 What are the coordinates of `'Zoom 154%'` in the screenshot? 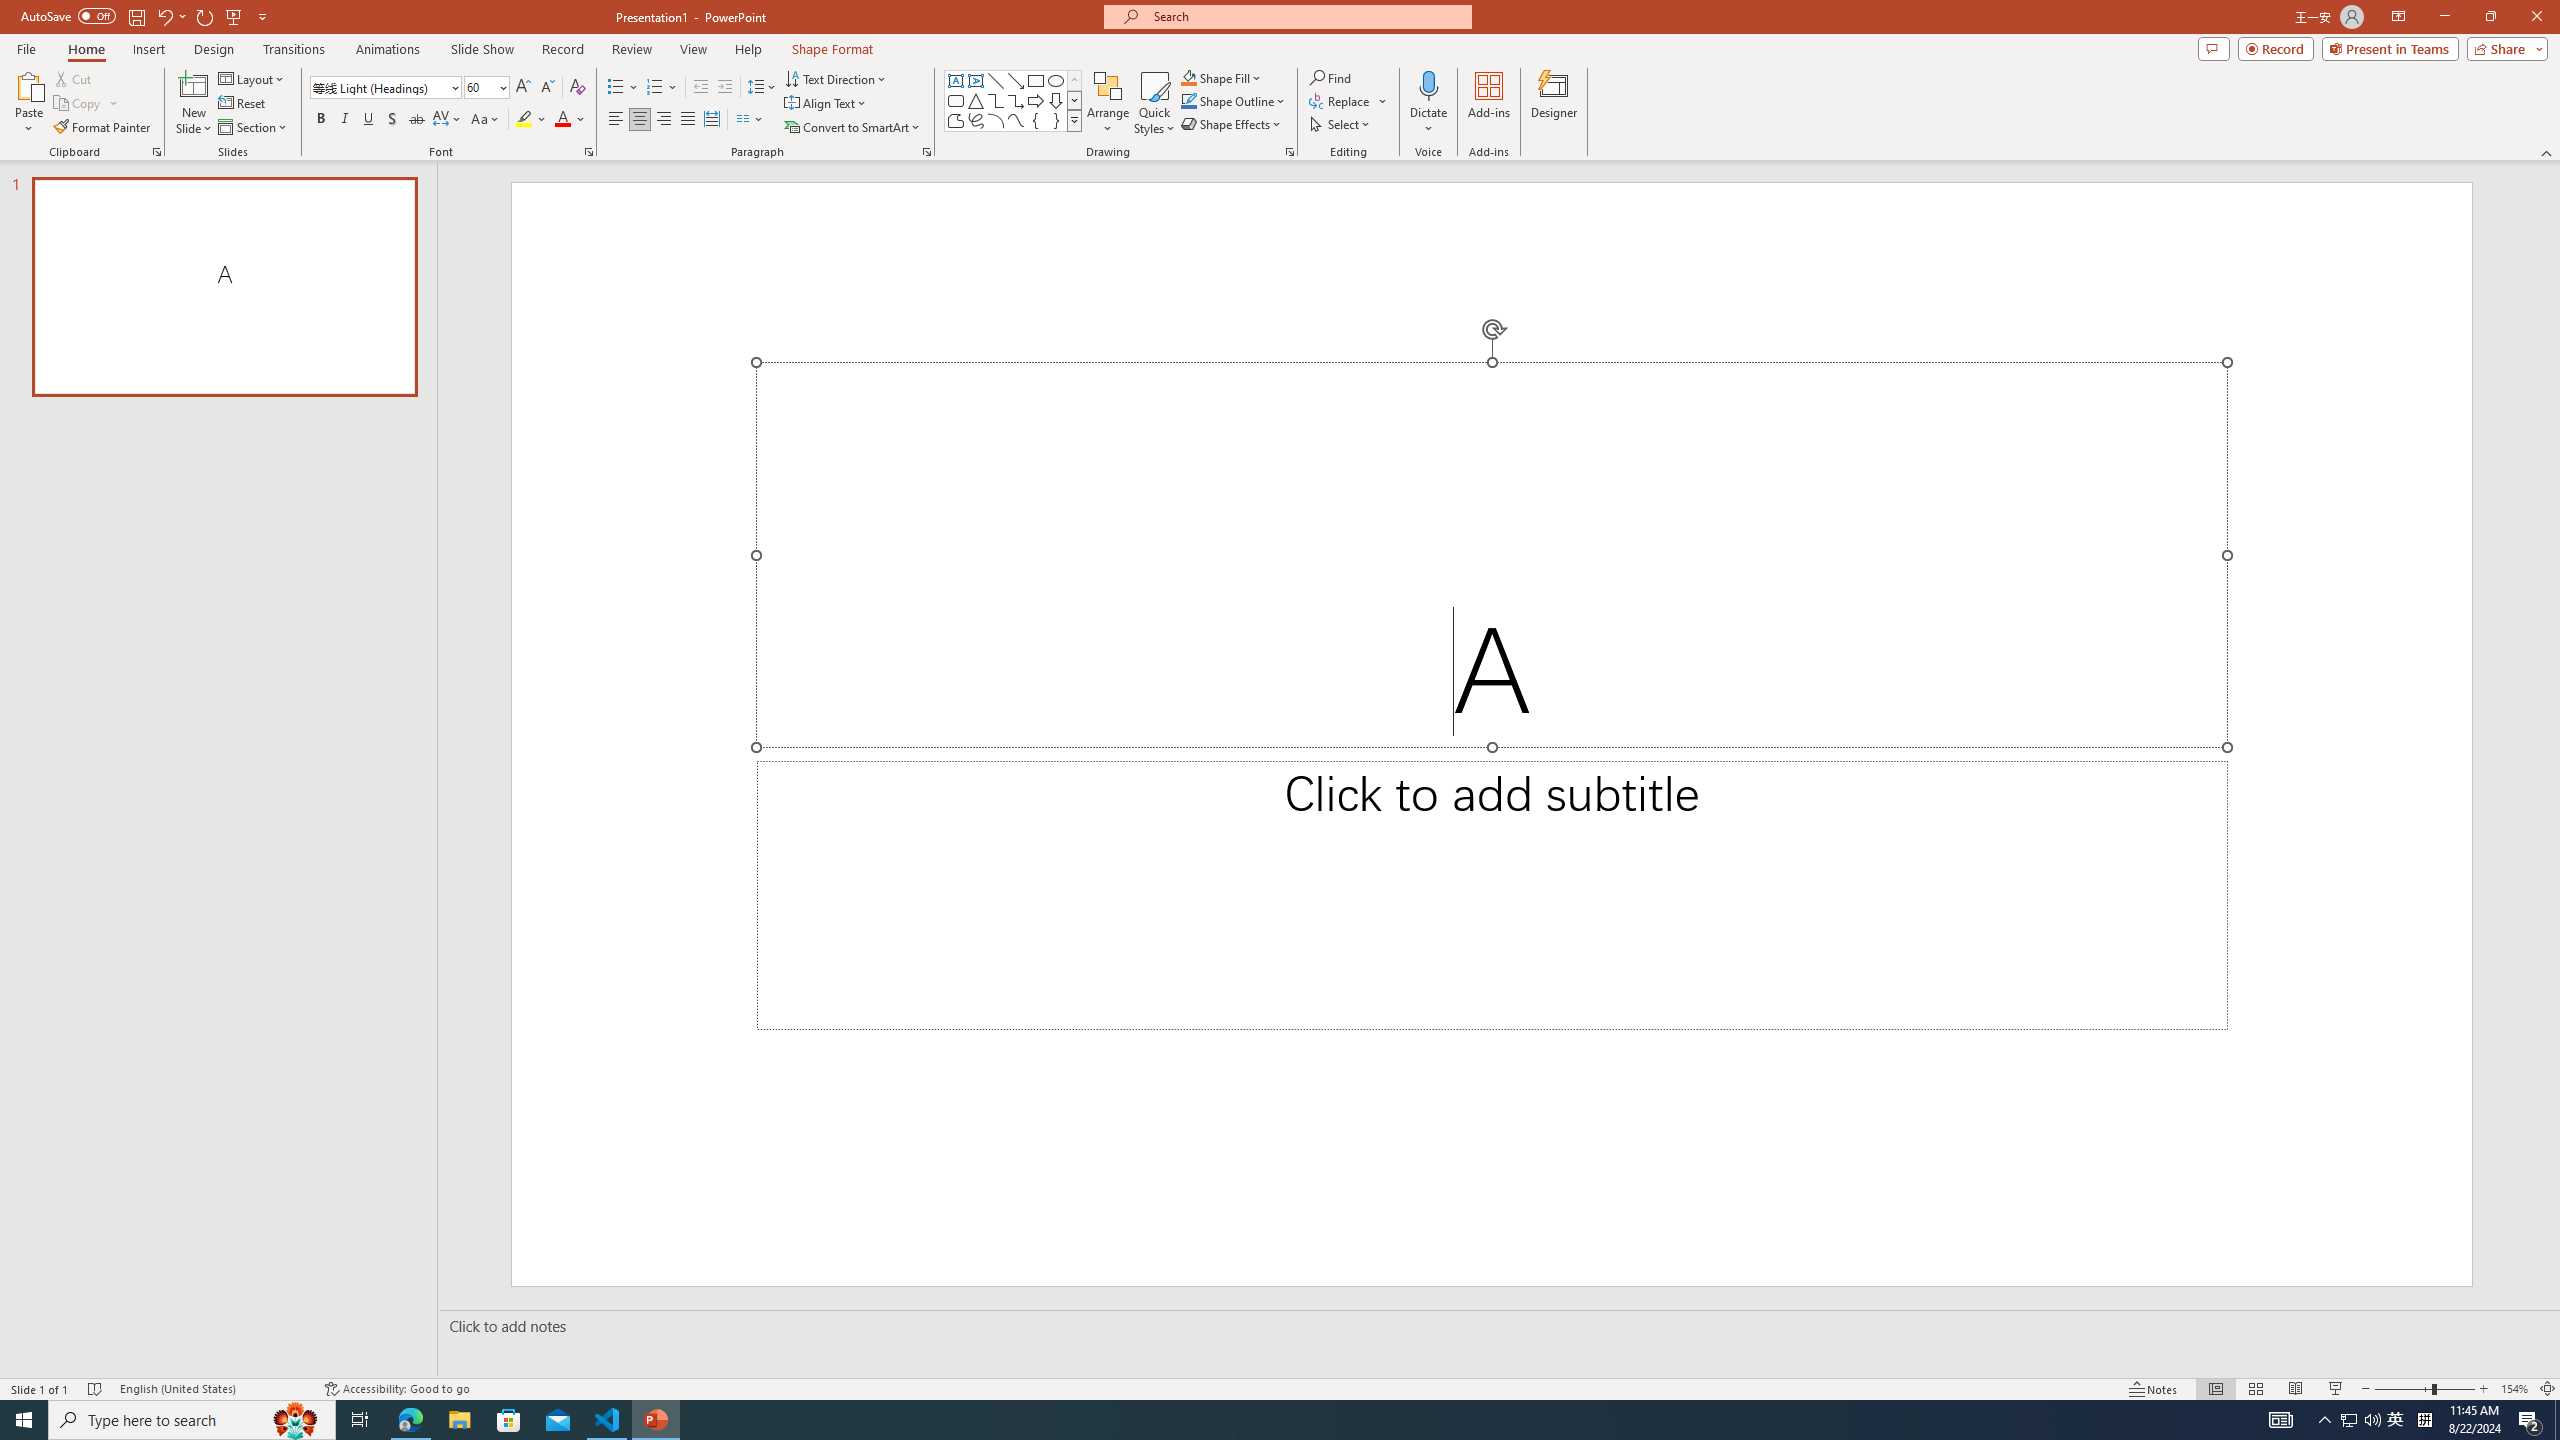 It's located at (2515, 1389).